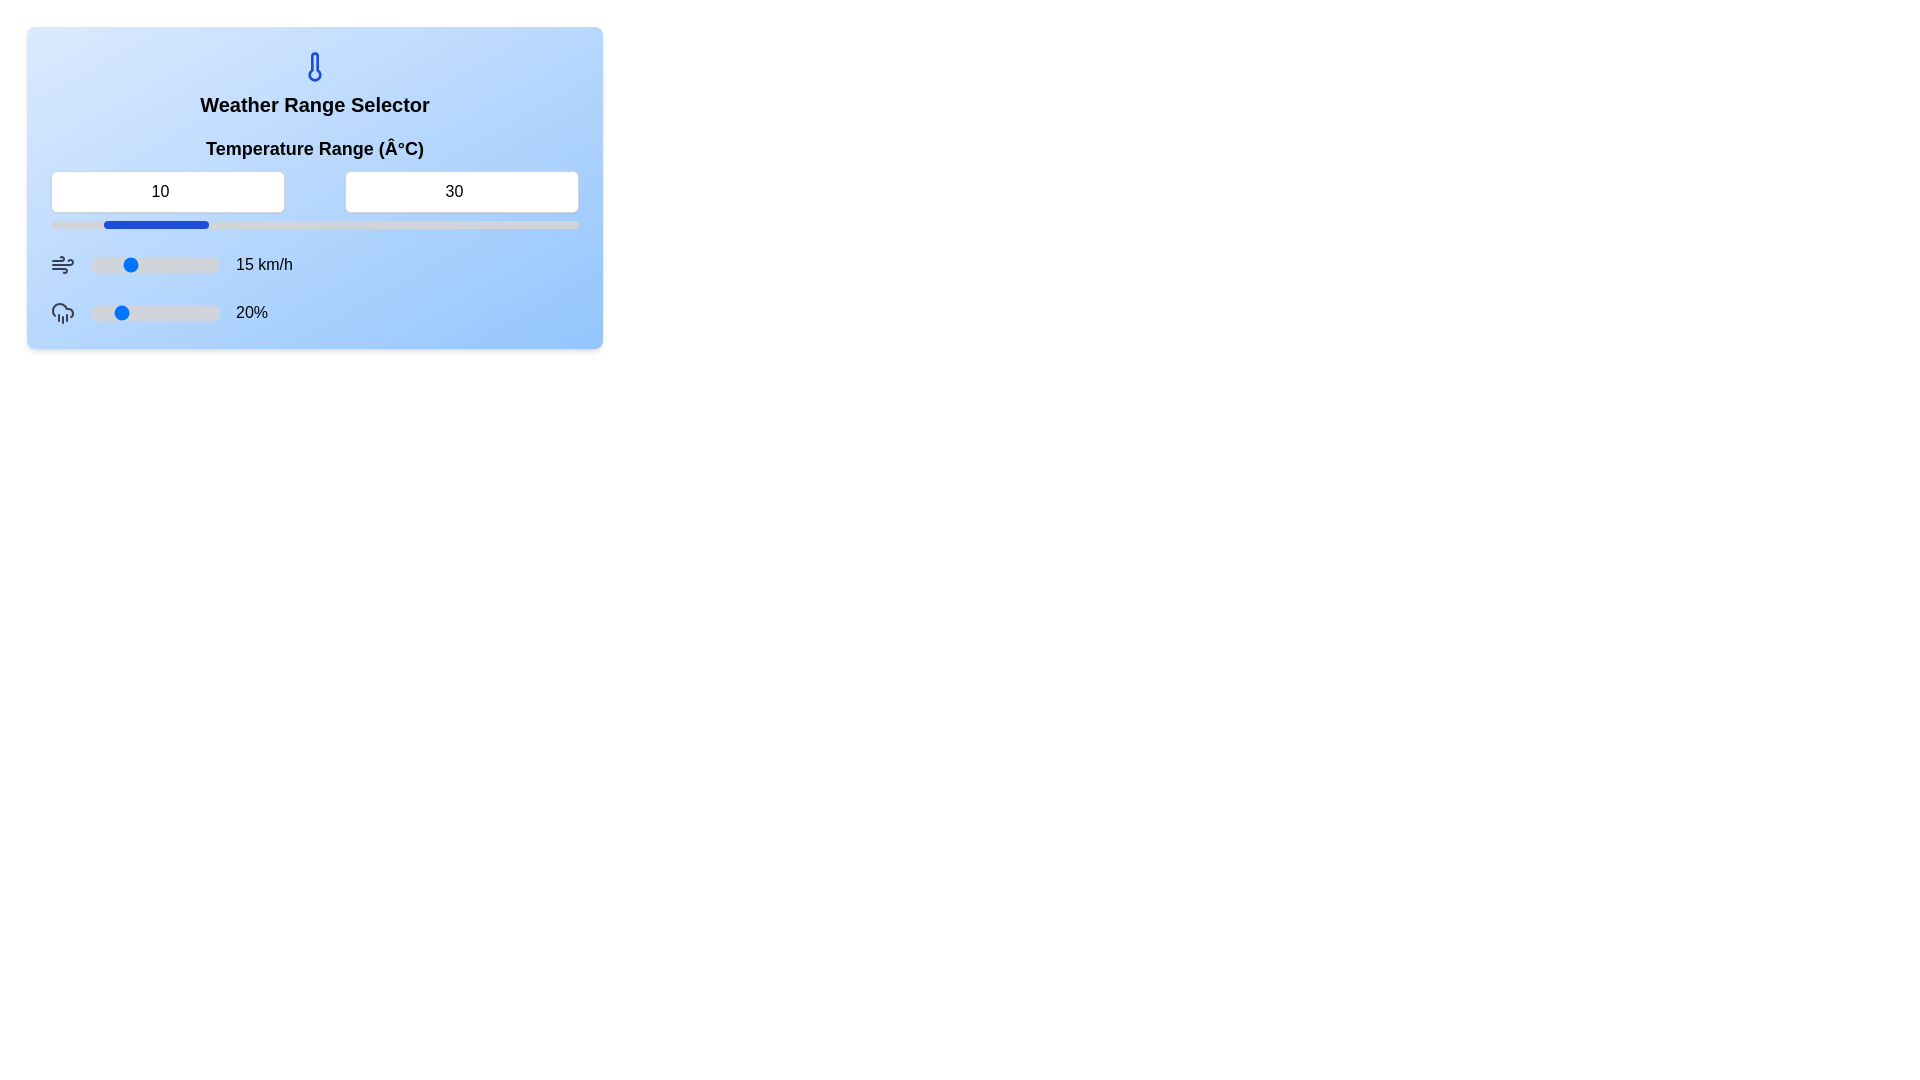 The width and height of the screenshot is (1920, 1080). Describe the element at coordinates (263, 264) in the screenshot. I see `the text label displaying the current wind speed value, which shows '15 km/h' and is located to the right of the slider control` at that location.